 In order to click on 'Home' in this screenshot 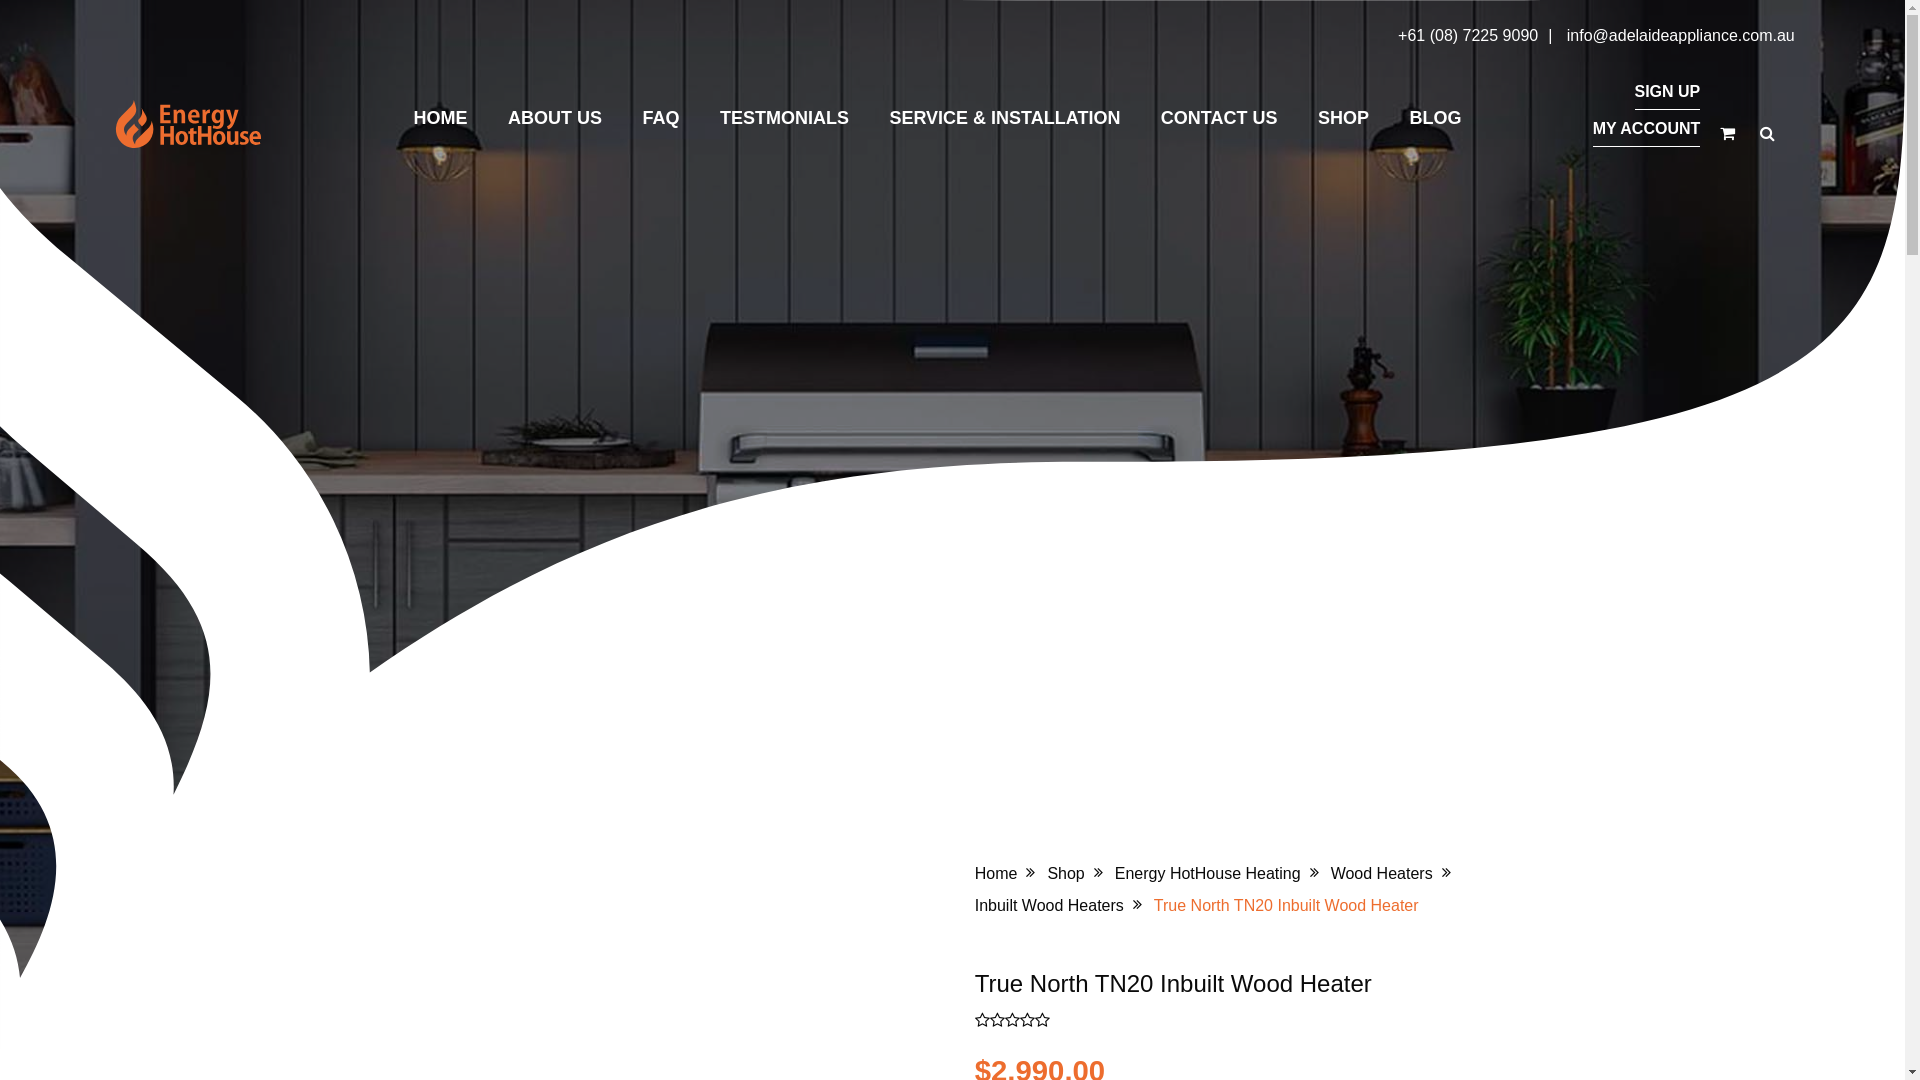, I will do `click(996, 872)`.